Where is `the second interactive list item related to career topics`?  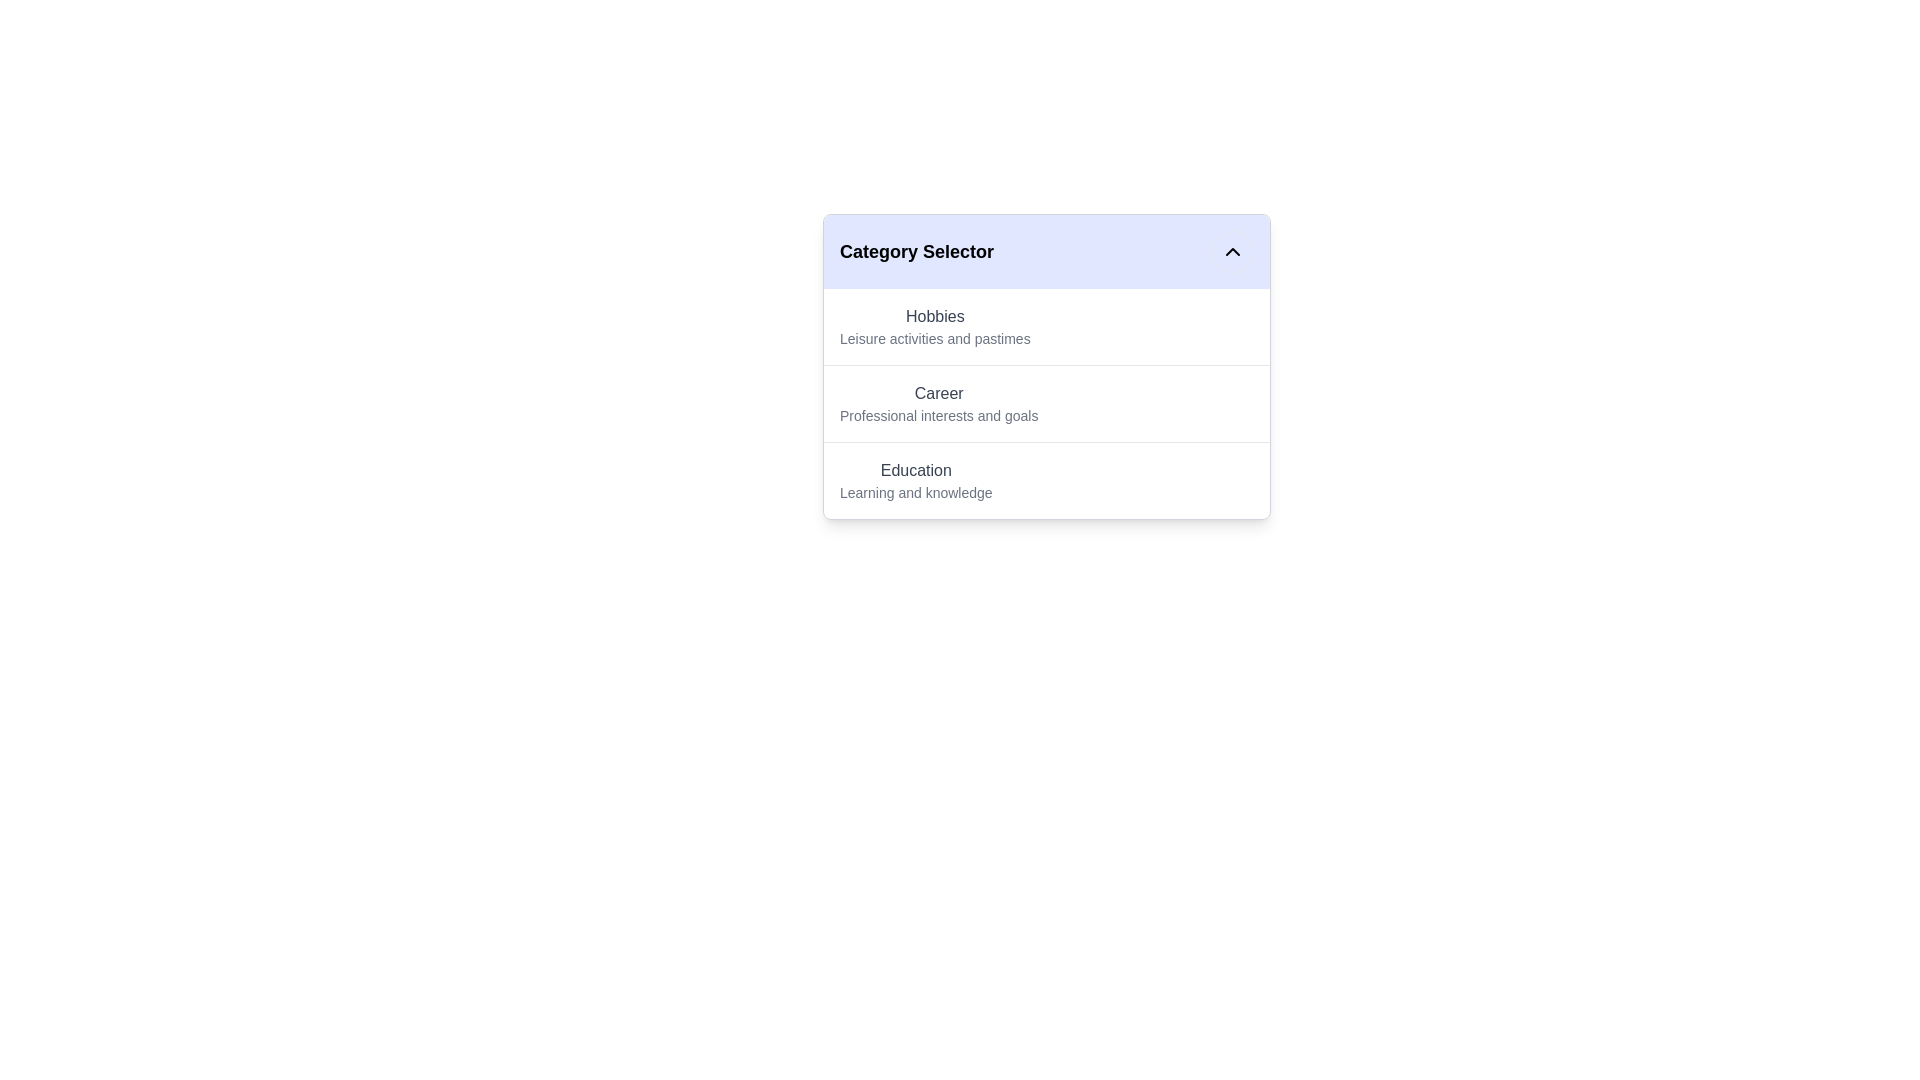 the second interactive list item related to career topics is located at coordinates (1045, 404).